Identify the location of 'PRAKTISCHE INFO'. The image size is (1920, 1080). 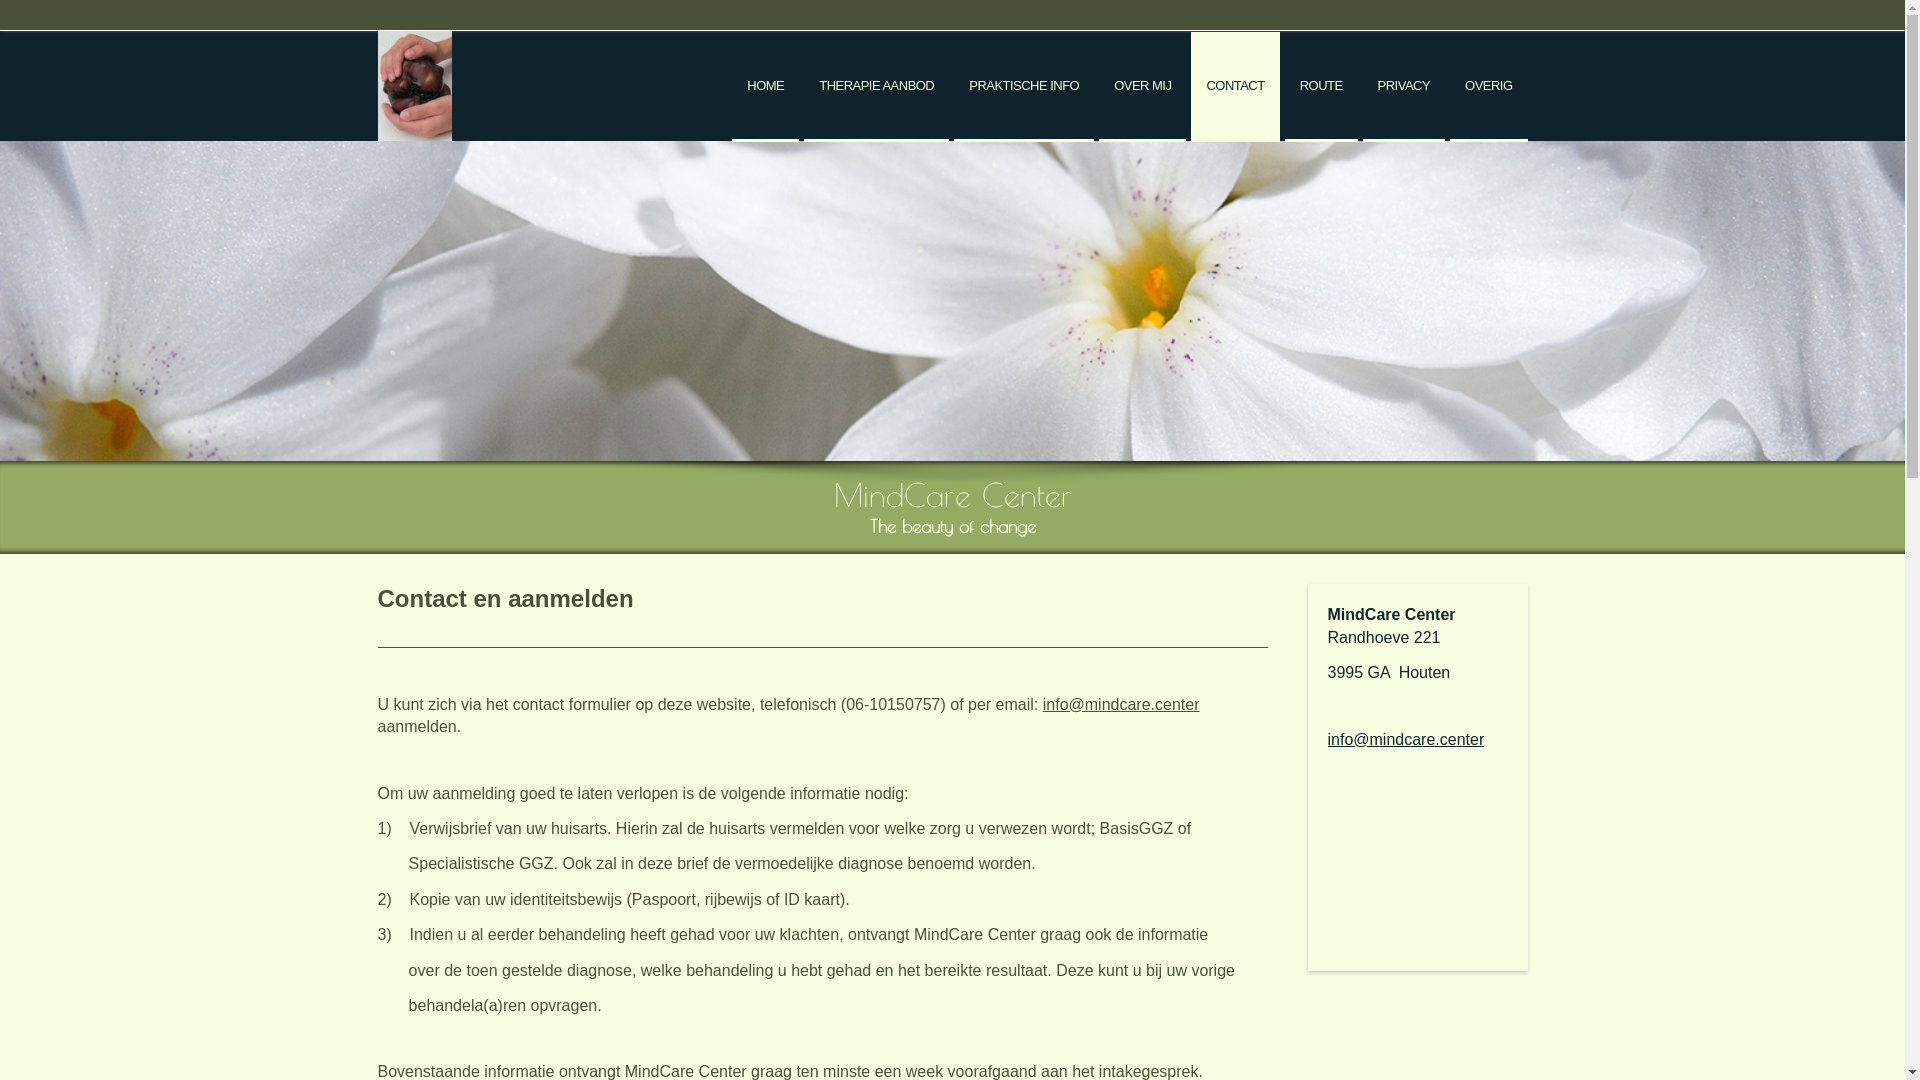
(1023, 86).